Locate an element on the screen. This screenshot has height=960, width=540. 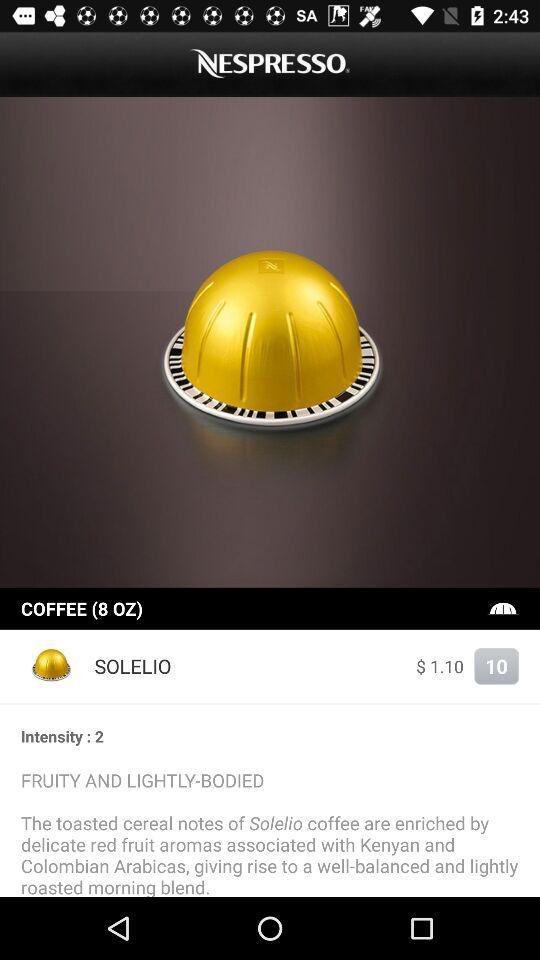
fruity and lightly item is located at coordinates (270, 832).